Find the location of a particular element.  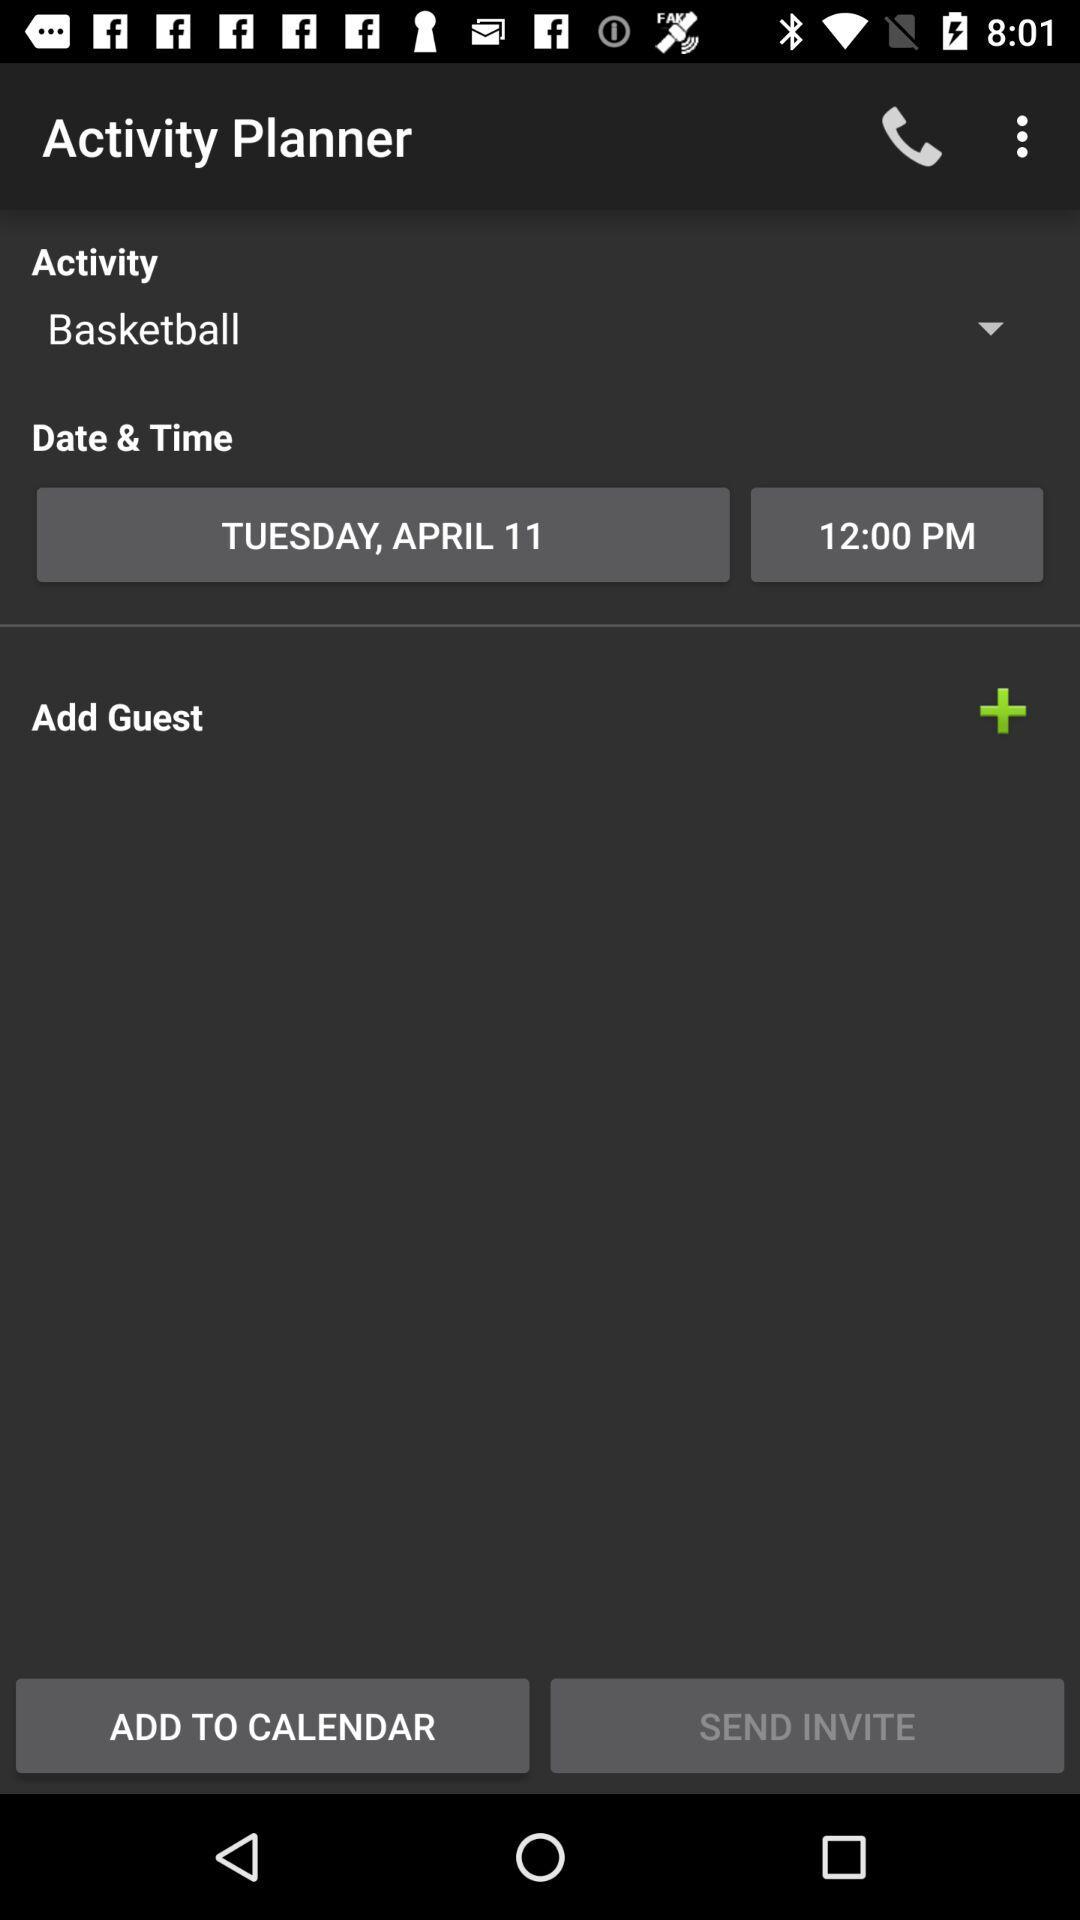

the tuesday, april 11 item is located at coordinates (383, 534).